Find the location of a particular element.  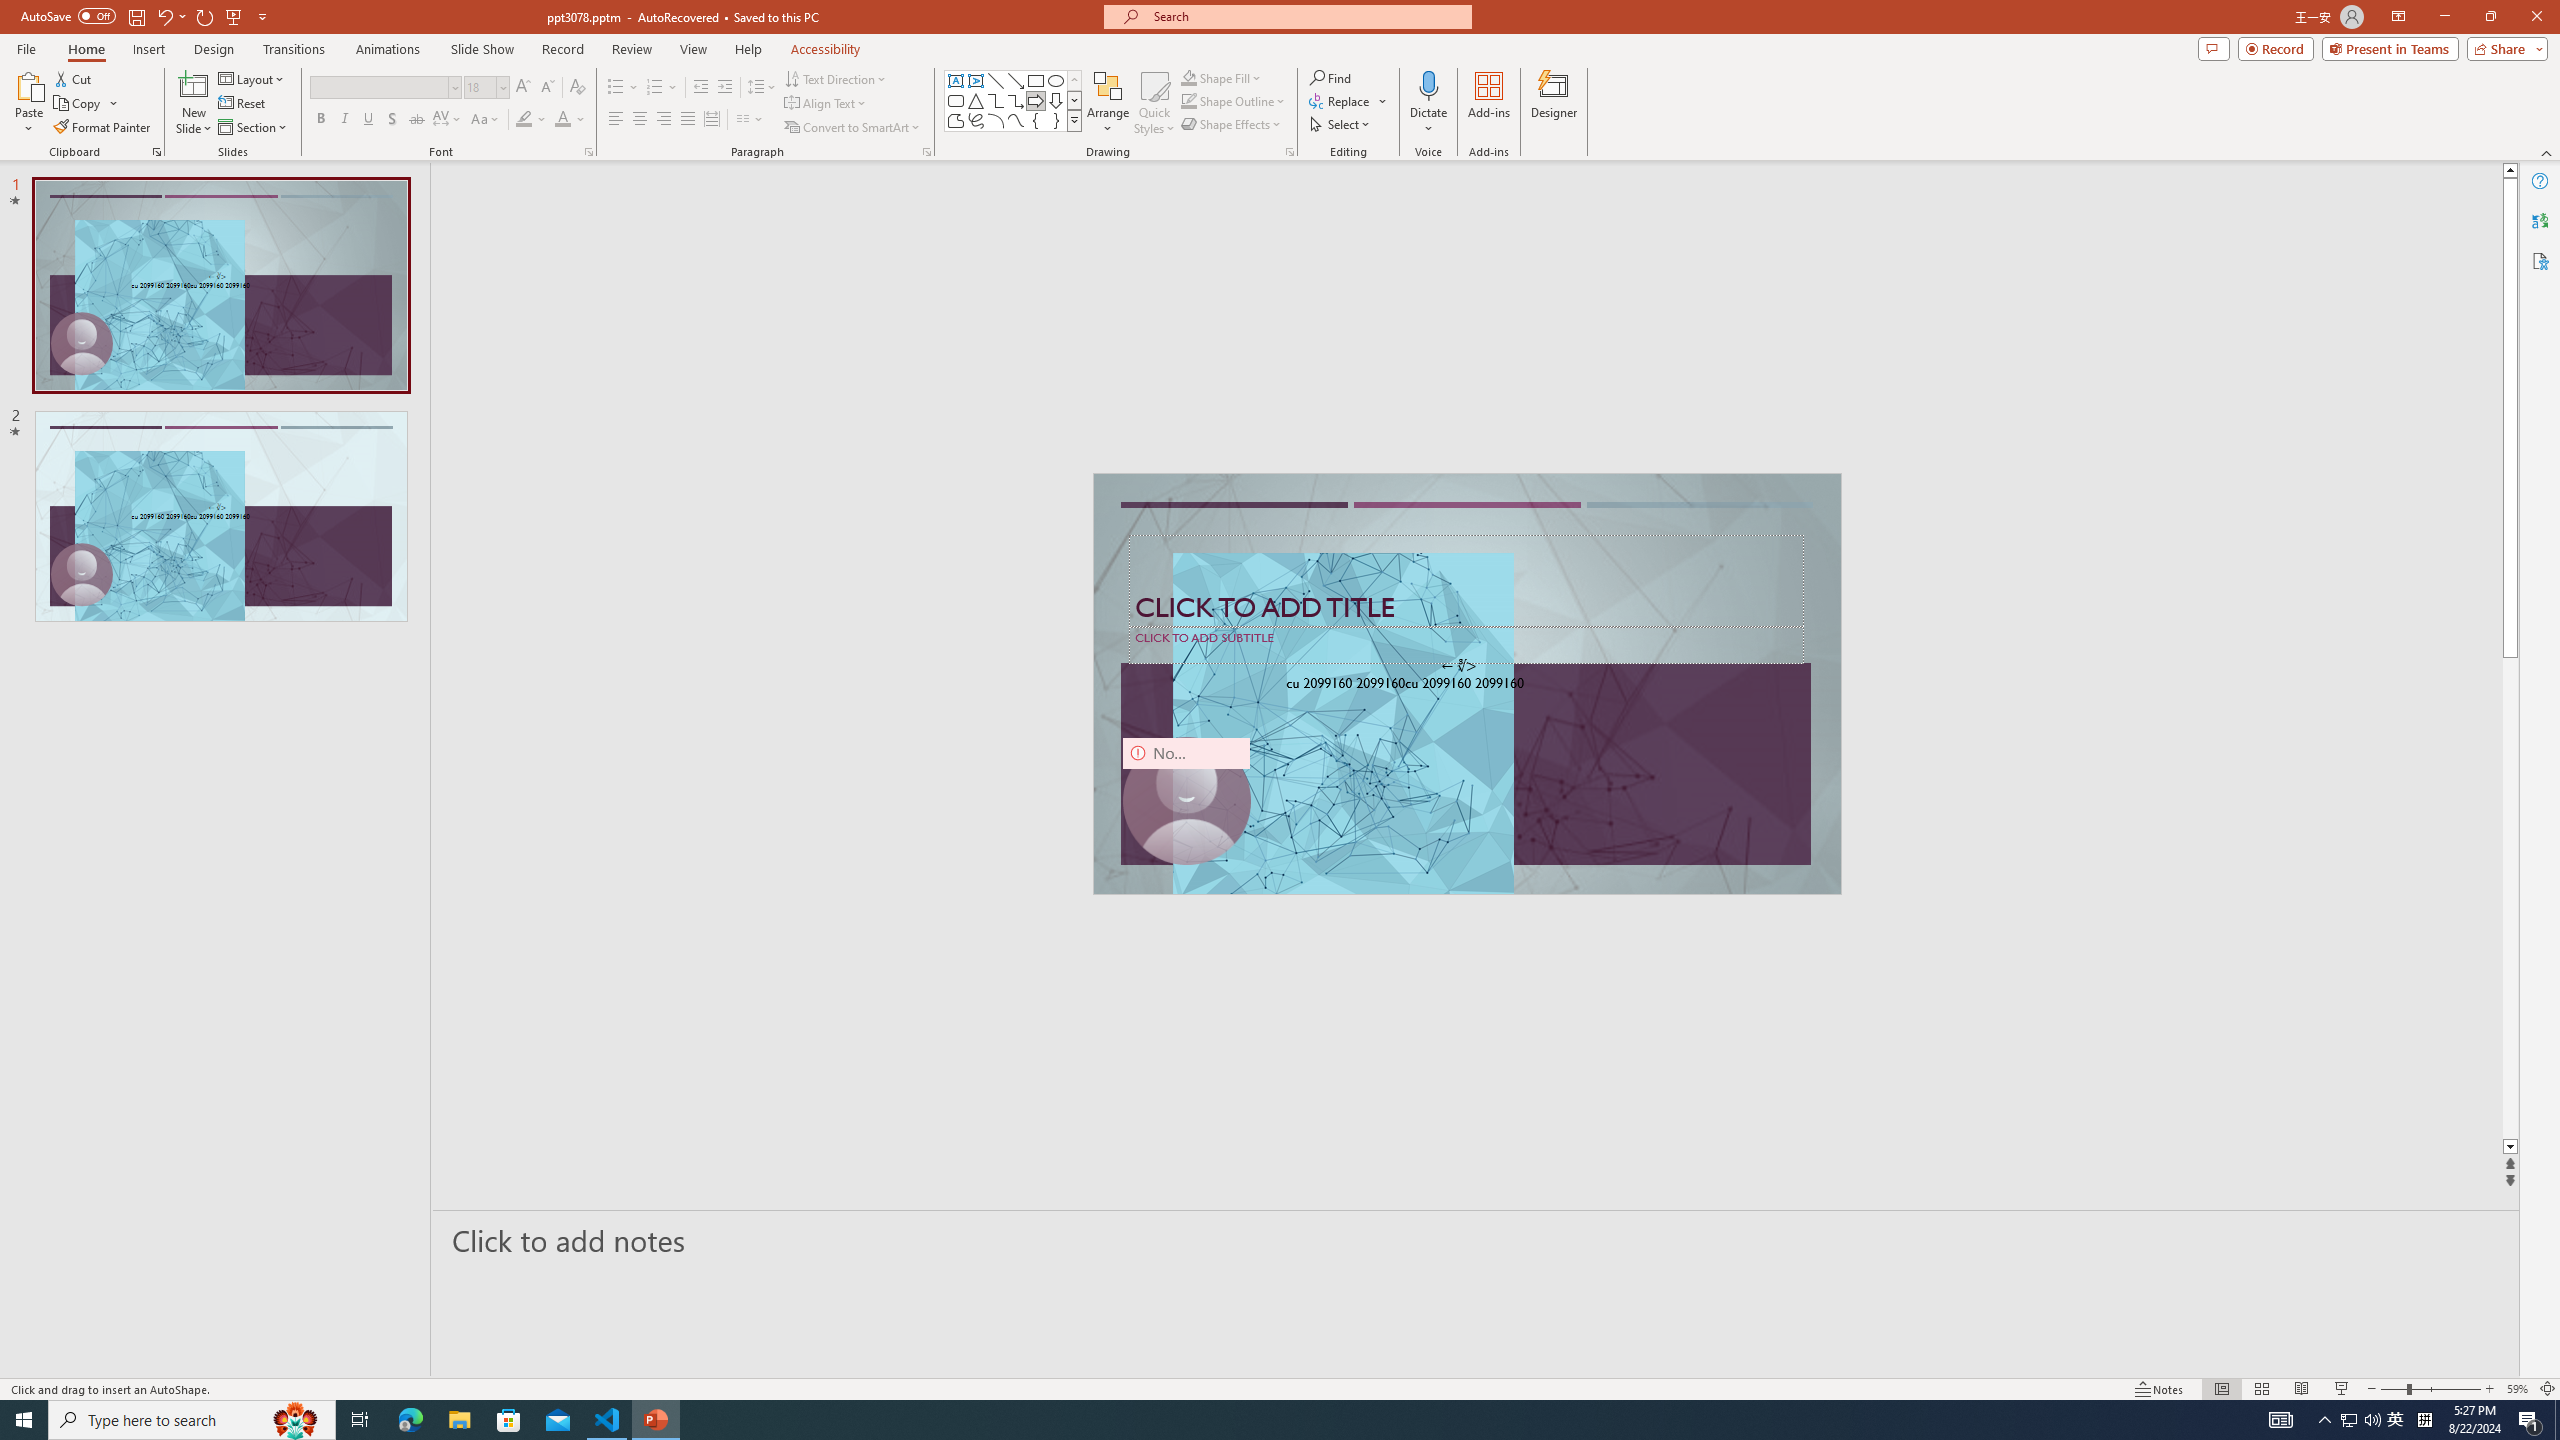

'Zoom 59%' is located at coordinates (2516, 1389).